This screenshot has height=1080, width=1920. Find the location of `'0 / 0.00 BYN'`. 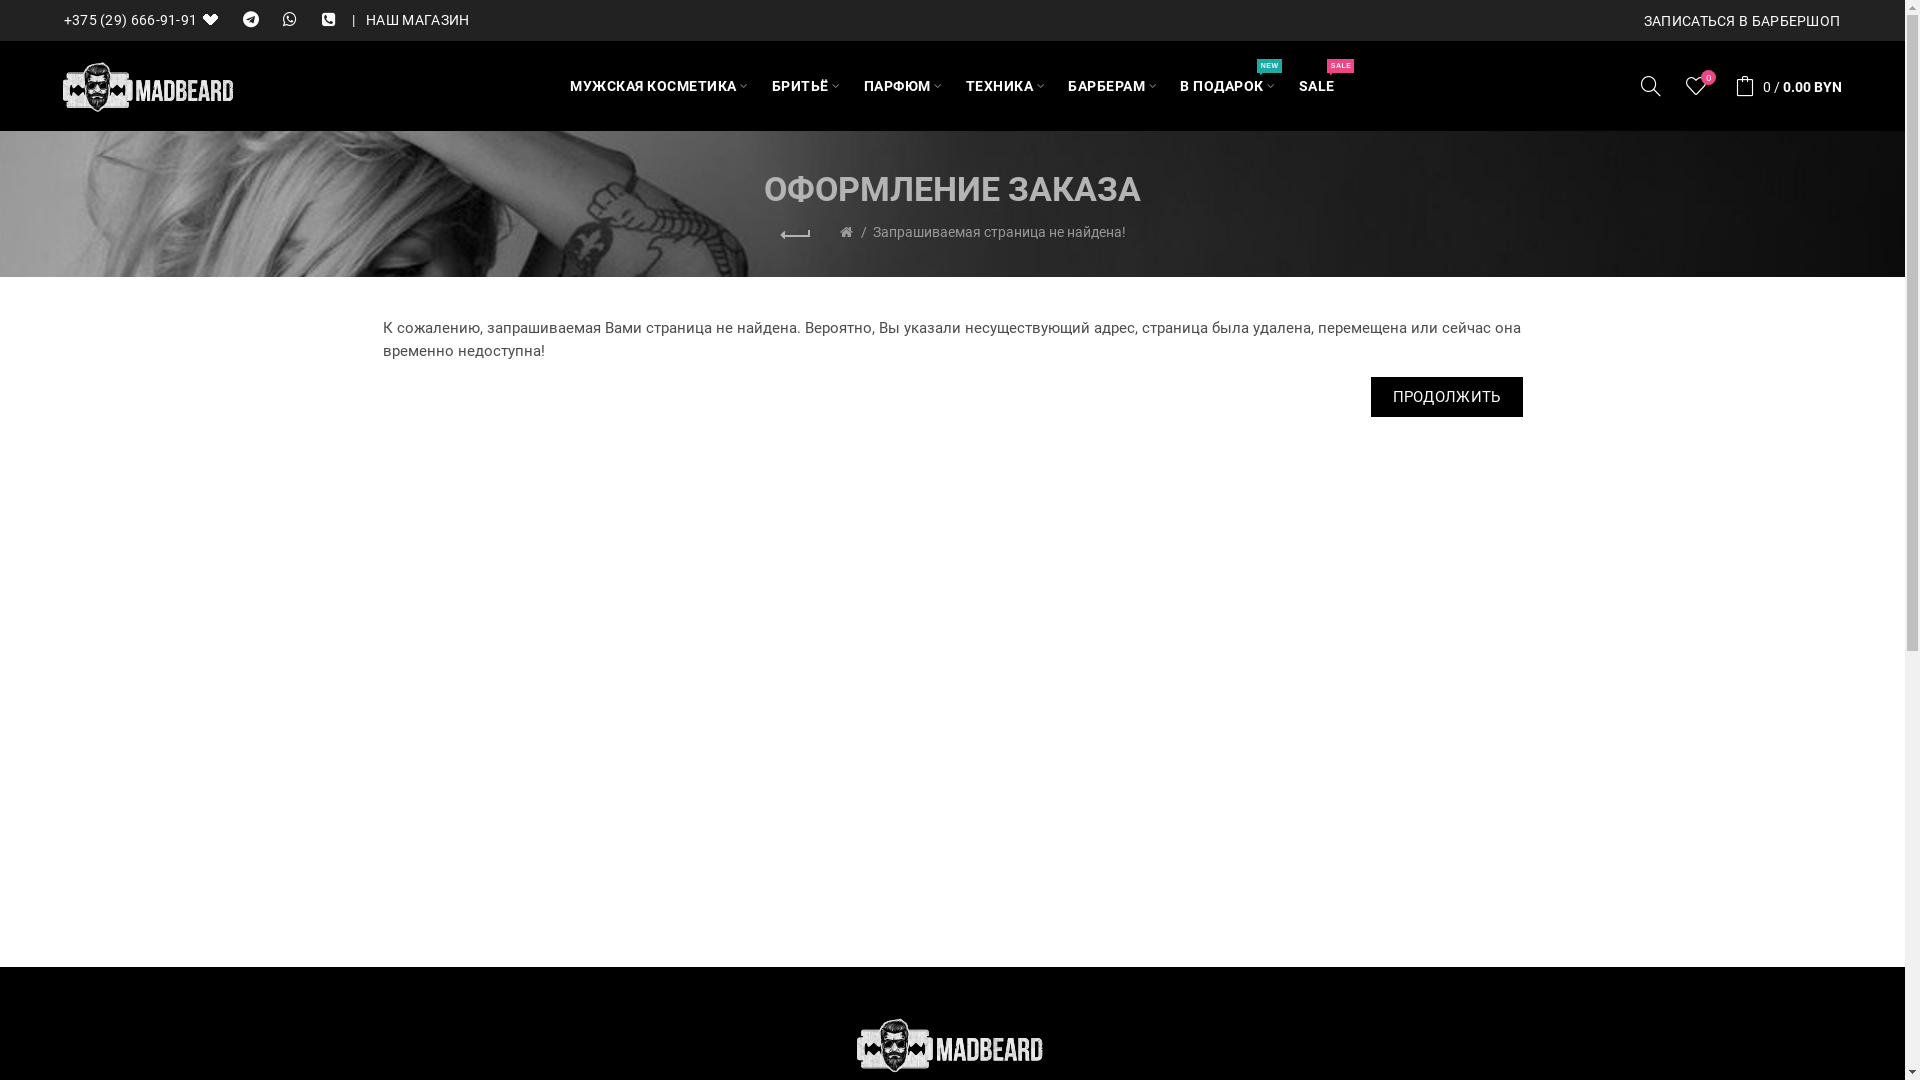

'0 / 0.00 BYN' is located at coordinates (1723, 84).